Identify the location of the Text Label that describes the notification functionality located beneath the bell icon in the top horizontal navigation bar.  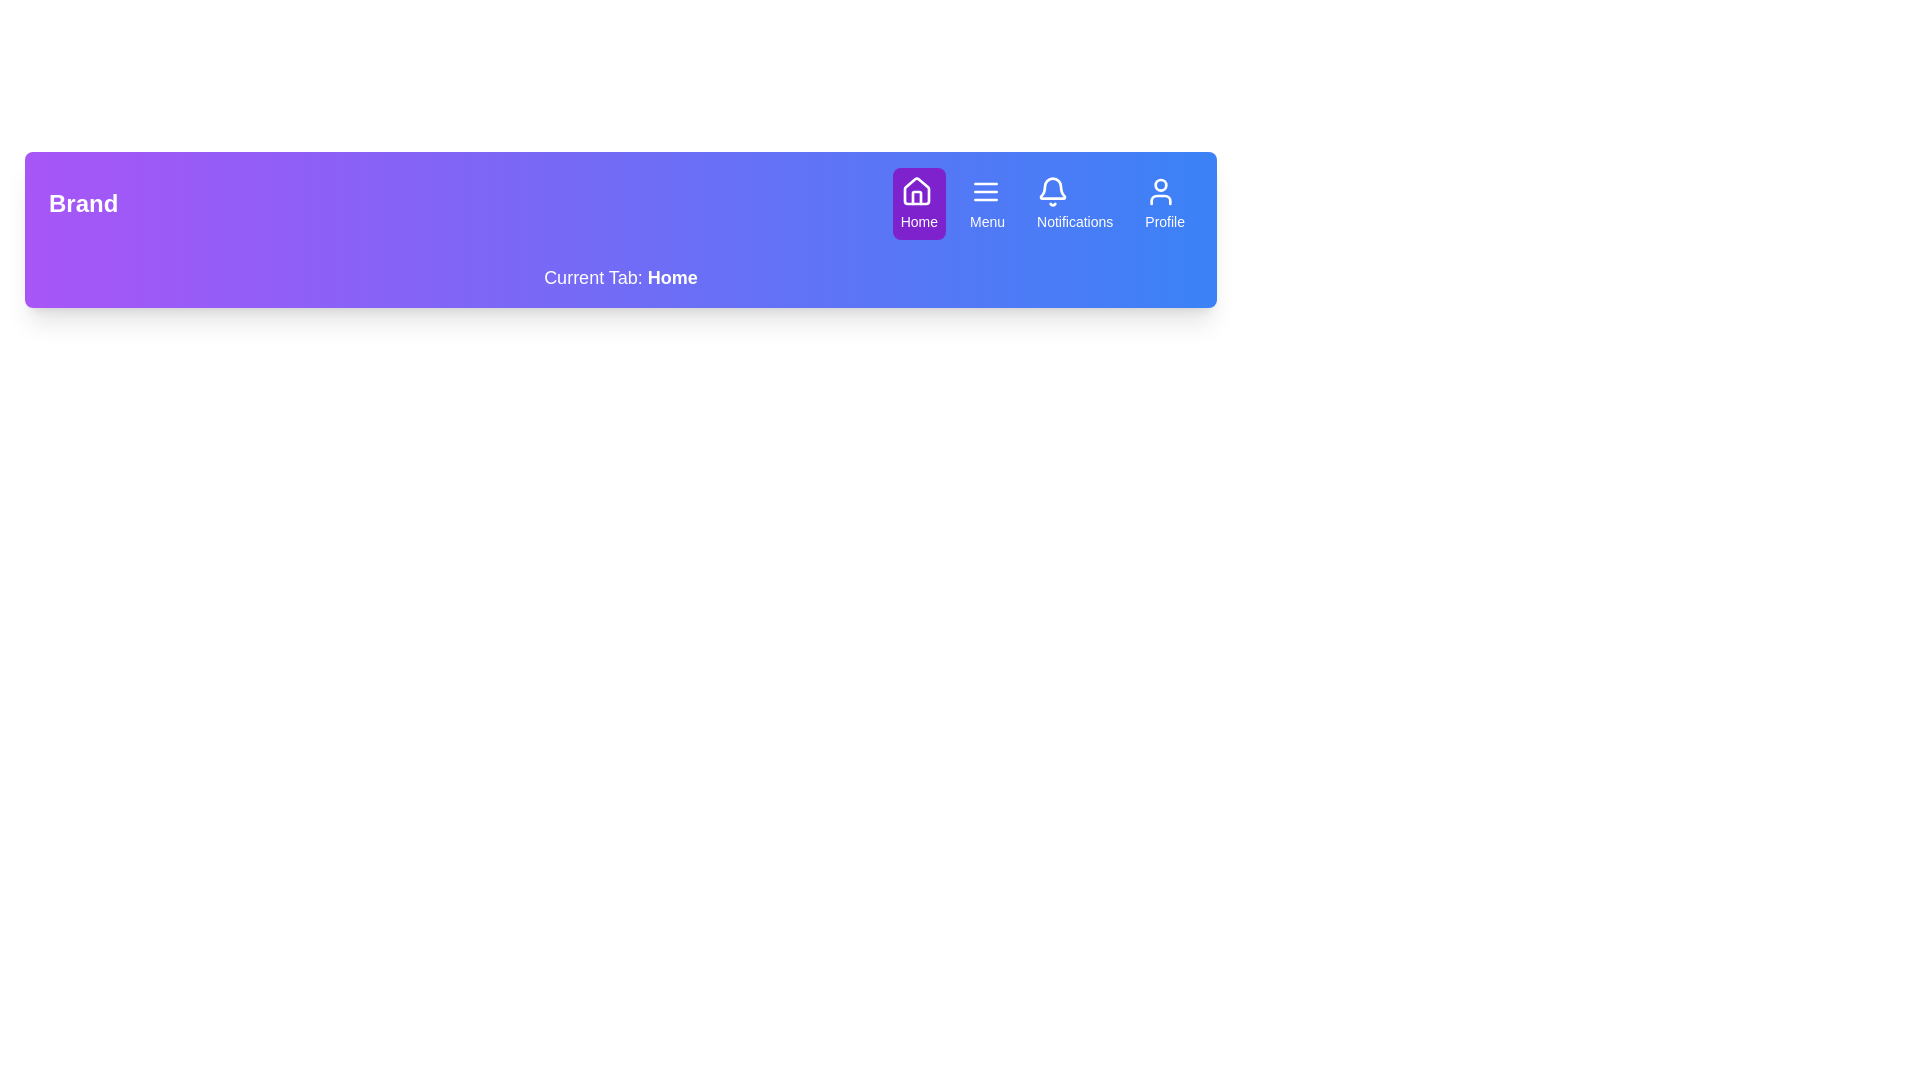
(1074, 222).